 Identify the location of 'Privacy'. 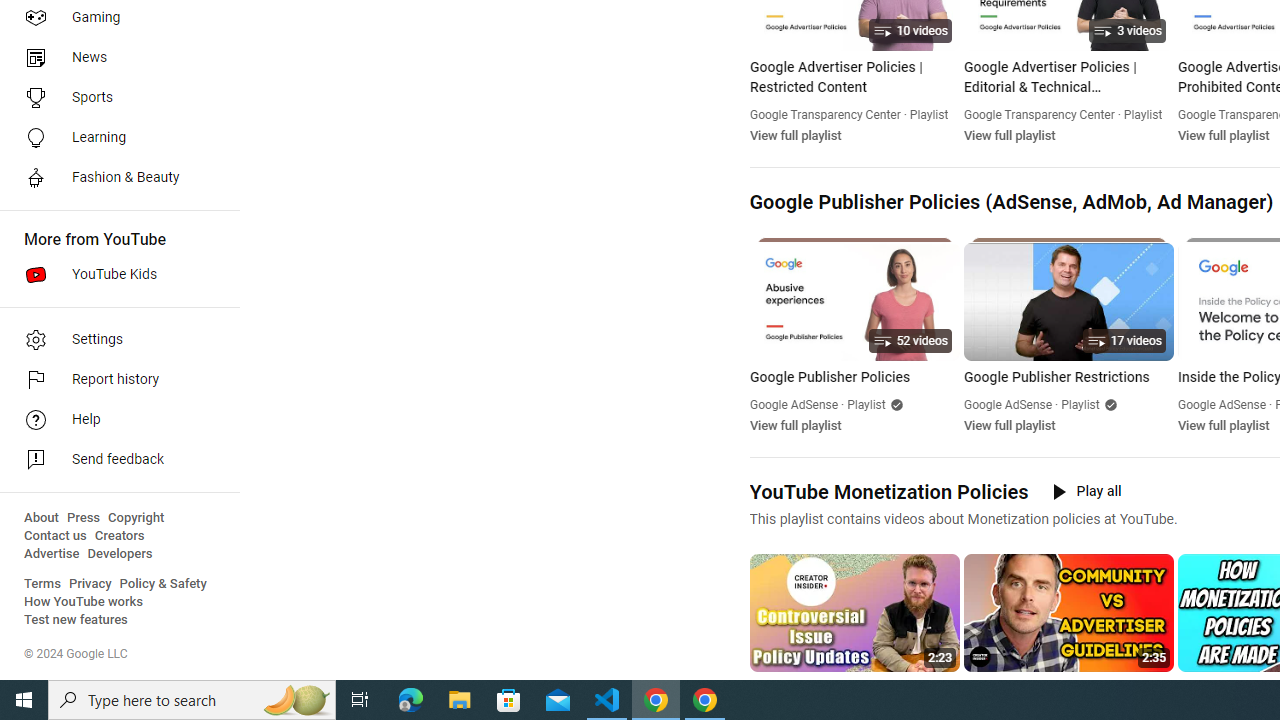
(89, 584).